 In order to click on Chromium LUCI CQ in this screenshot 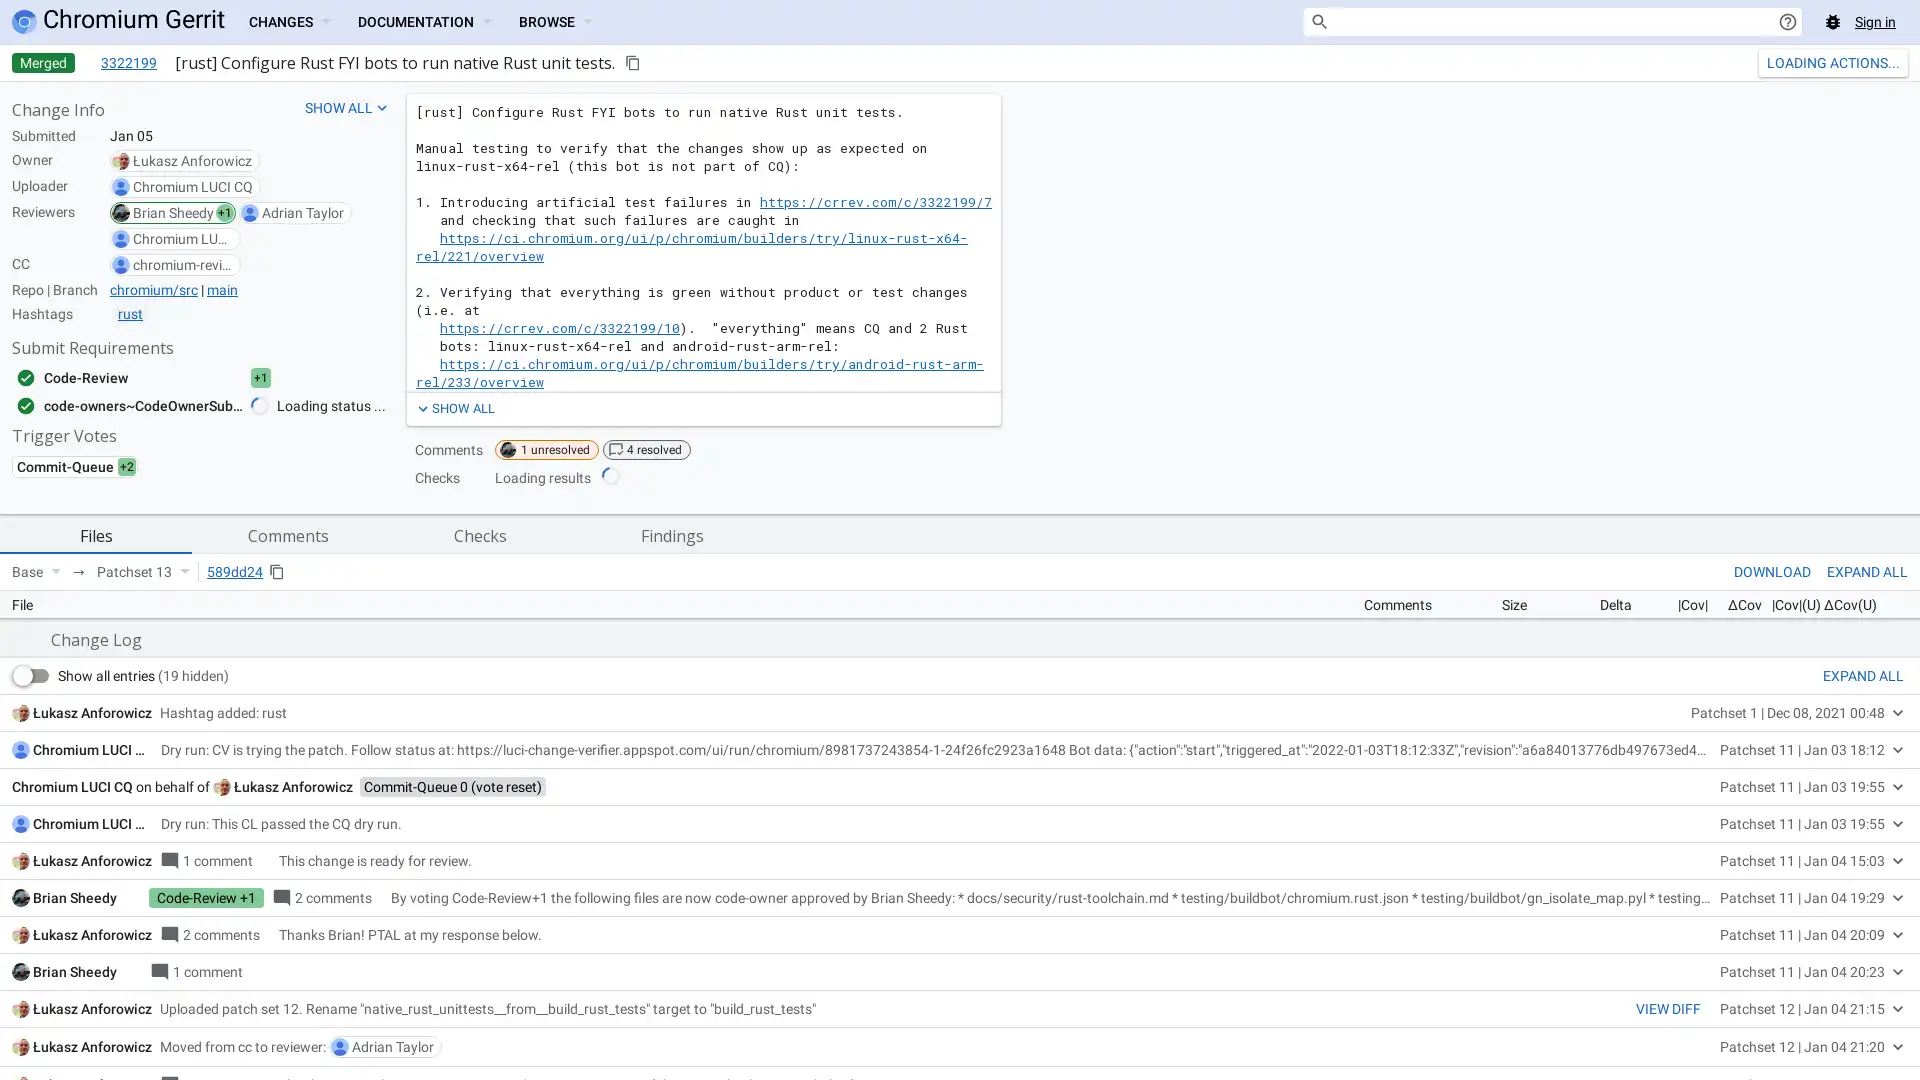, I will do `click(182, 238)`.